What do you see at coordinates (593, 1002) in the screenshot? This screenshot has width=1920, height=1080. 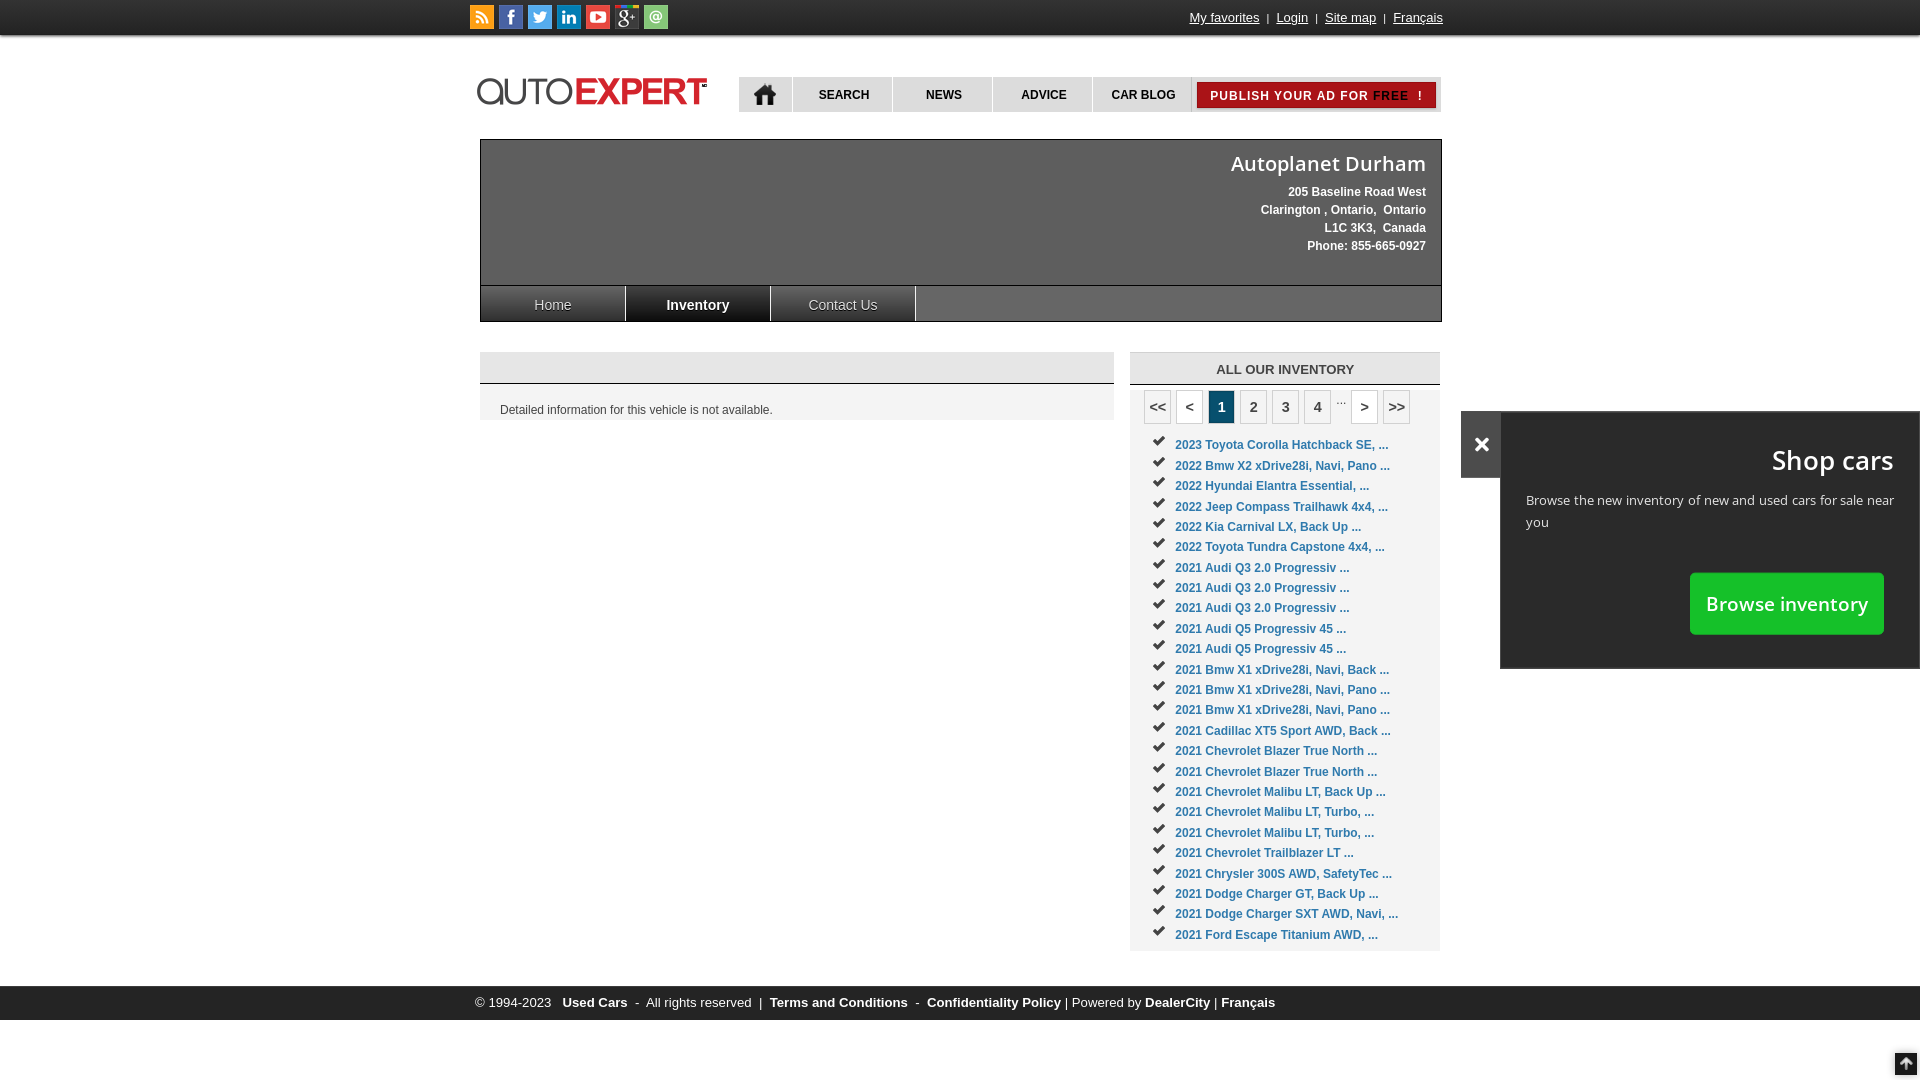 I see `'Used Cars'` at bounding box center [593, 1002].